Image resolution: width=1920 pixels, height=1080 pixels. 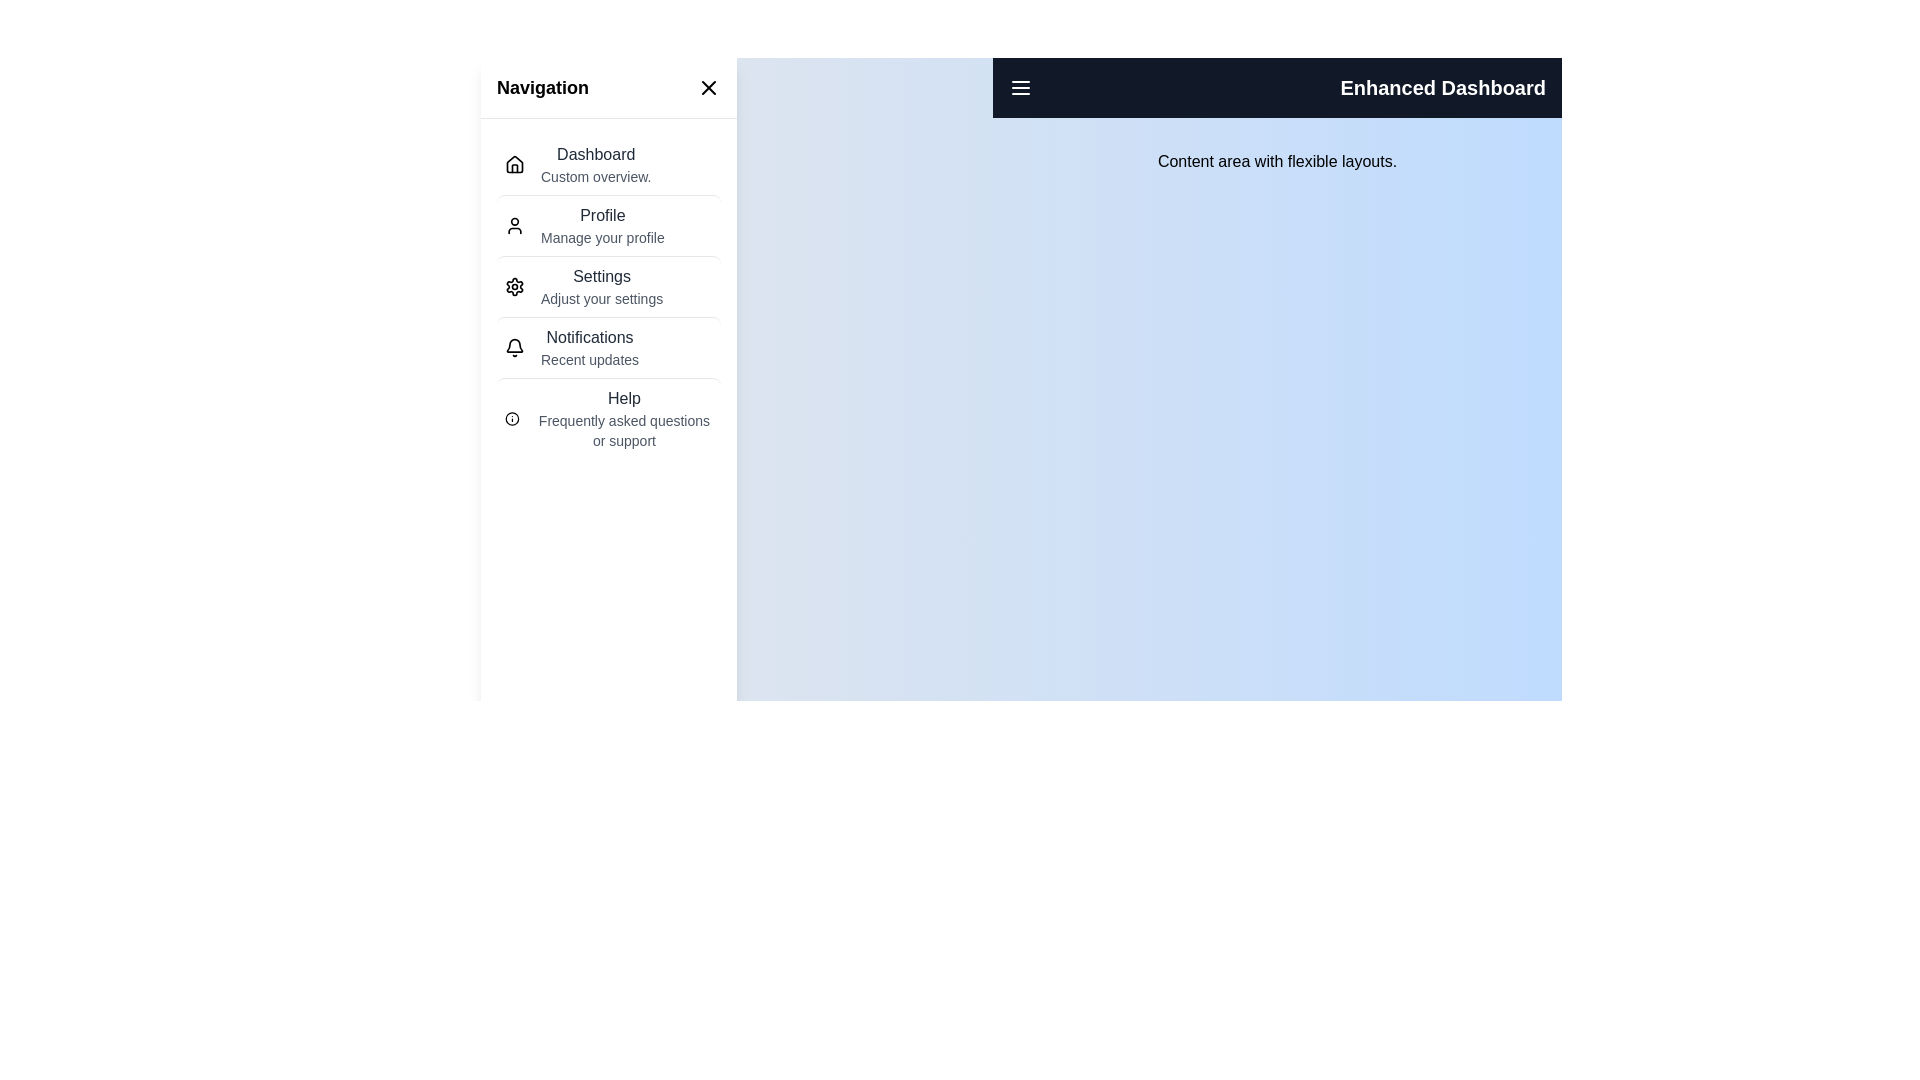 What do you see at coordinates (595, 153) in the screenshot?
I see `the 'Dashboard' label in the navigation menu, which serves as a static informational header indicating the section` at bounding box center [595, 153].